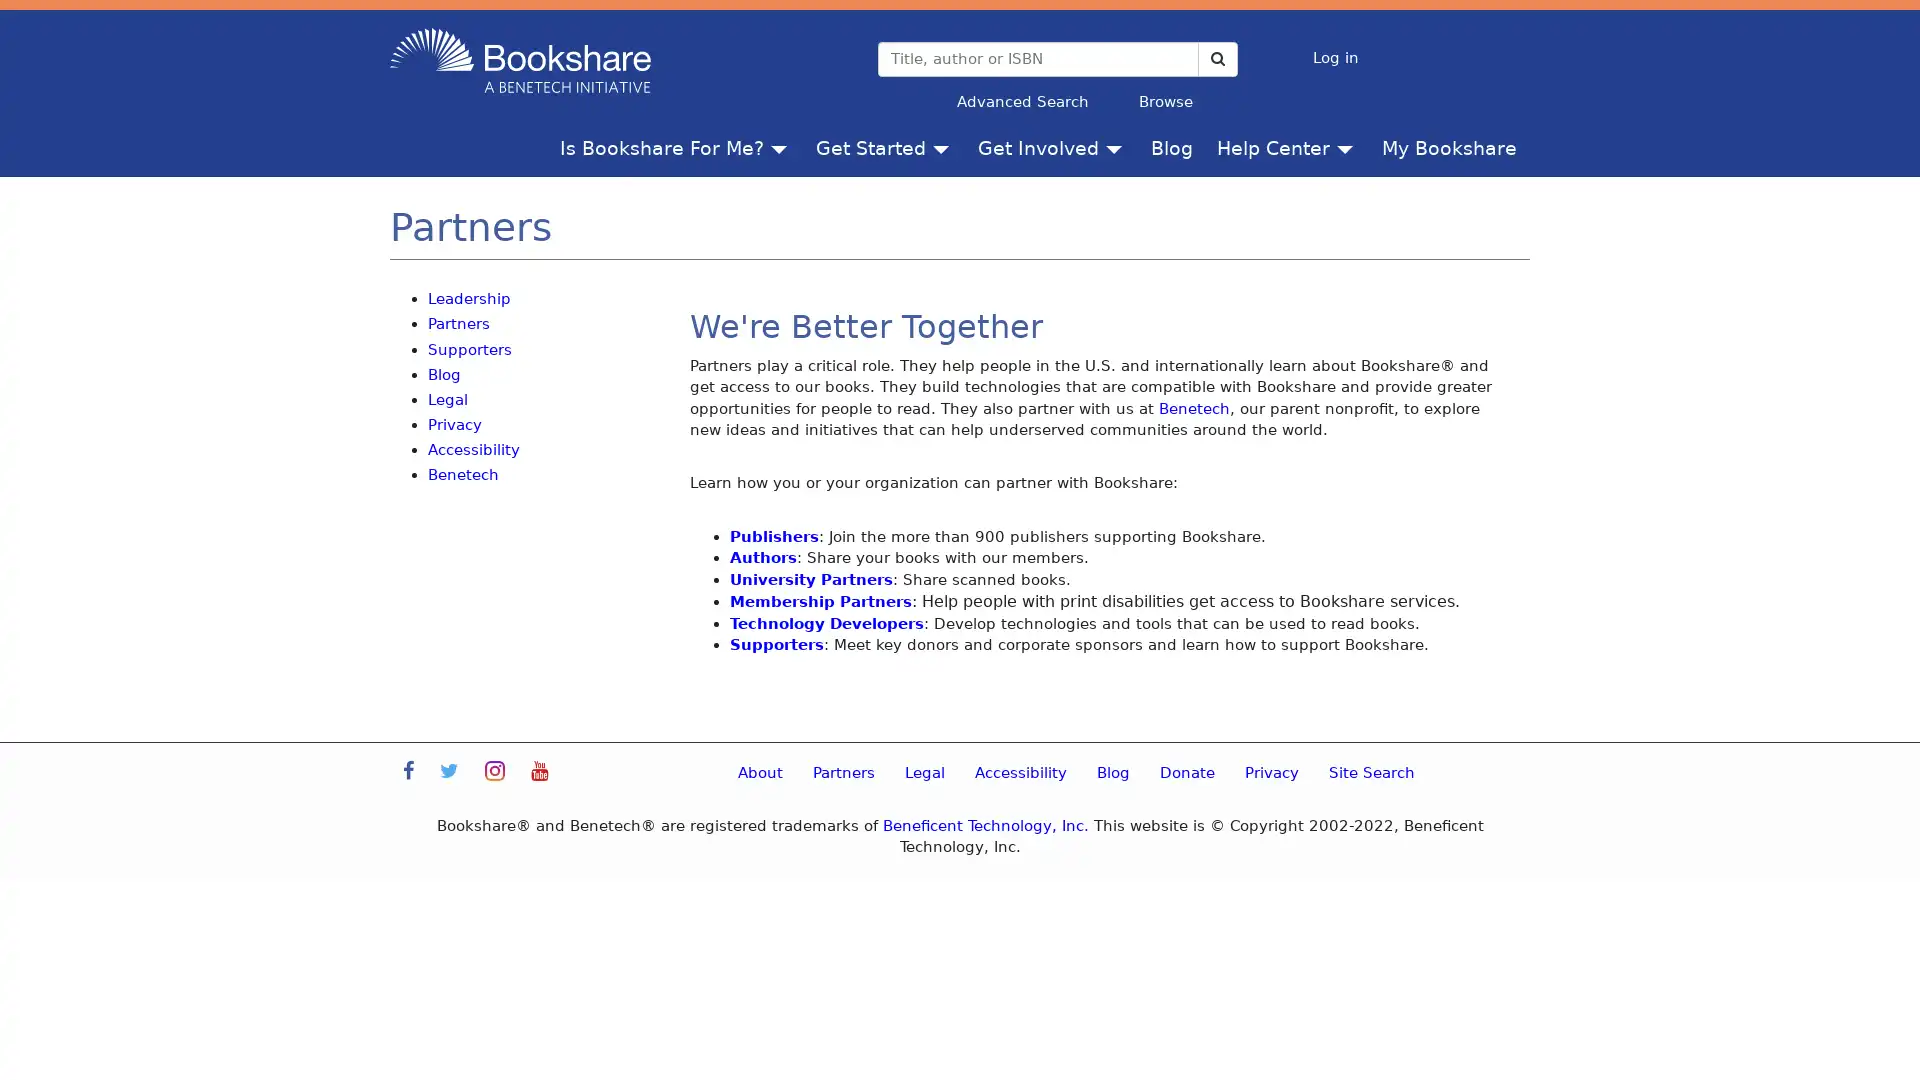 The image size is (1920, 1080). I want to click on Get Involved menu, so click(1117, 146).